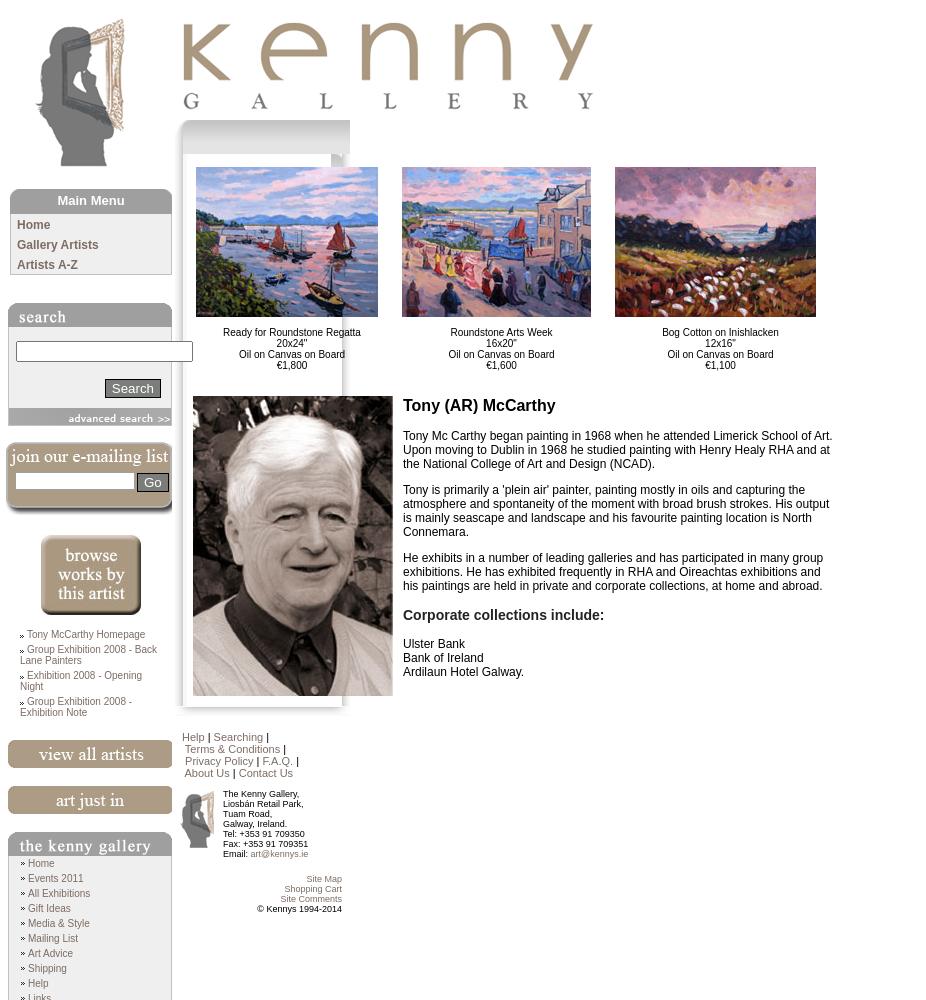 This screenshot has height=1000, width=926. Describe the element at coordinates (36, 982) in the screenshot. I see `'Help'` at that location.